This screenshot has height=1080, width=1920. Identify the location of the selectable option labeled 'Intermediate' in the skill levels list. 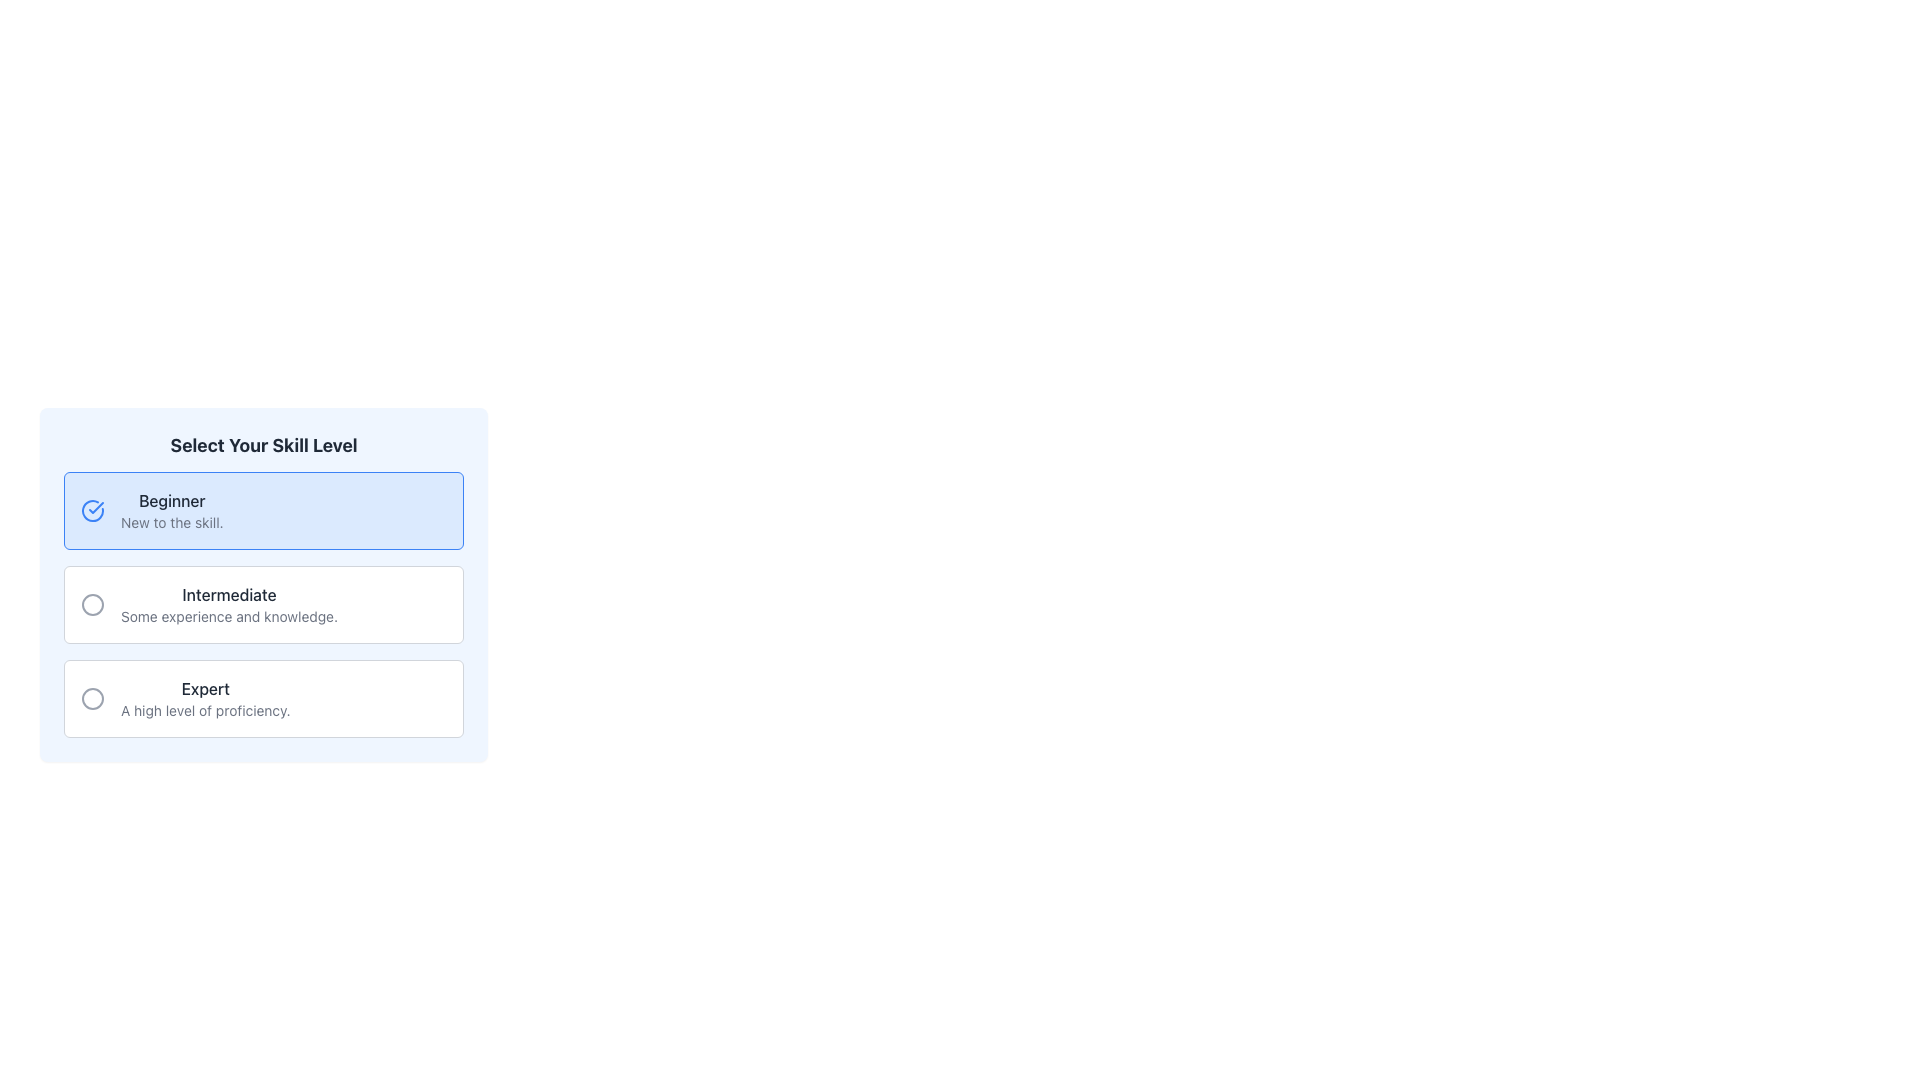
(229, 604).